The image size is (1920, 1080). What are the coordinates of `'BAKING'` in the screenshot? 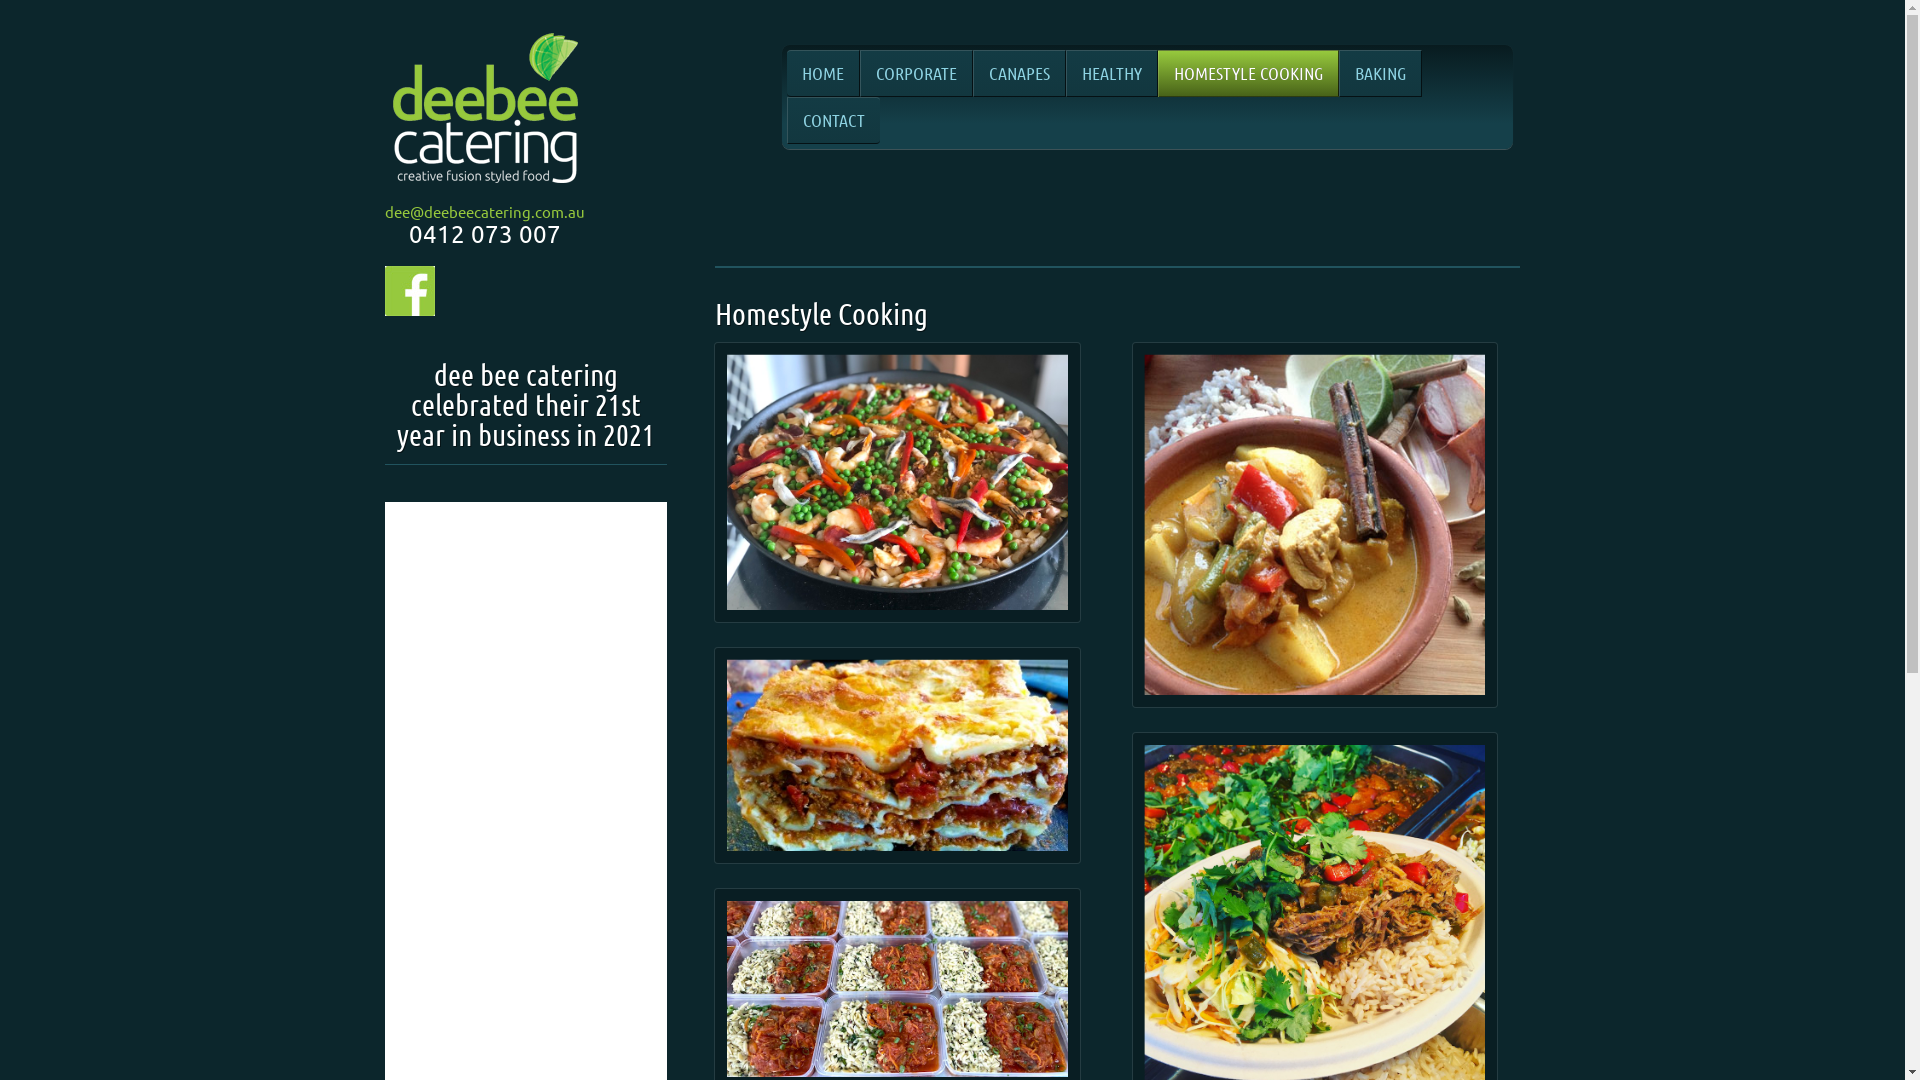 It's located at (1379, 72).